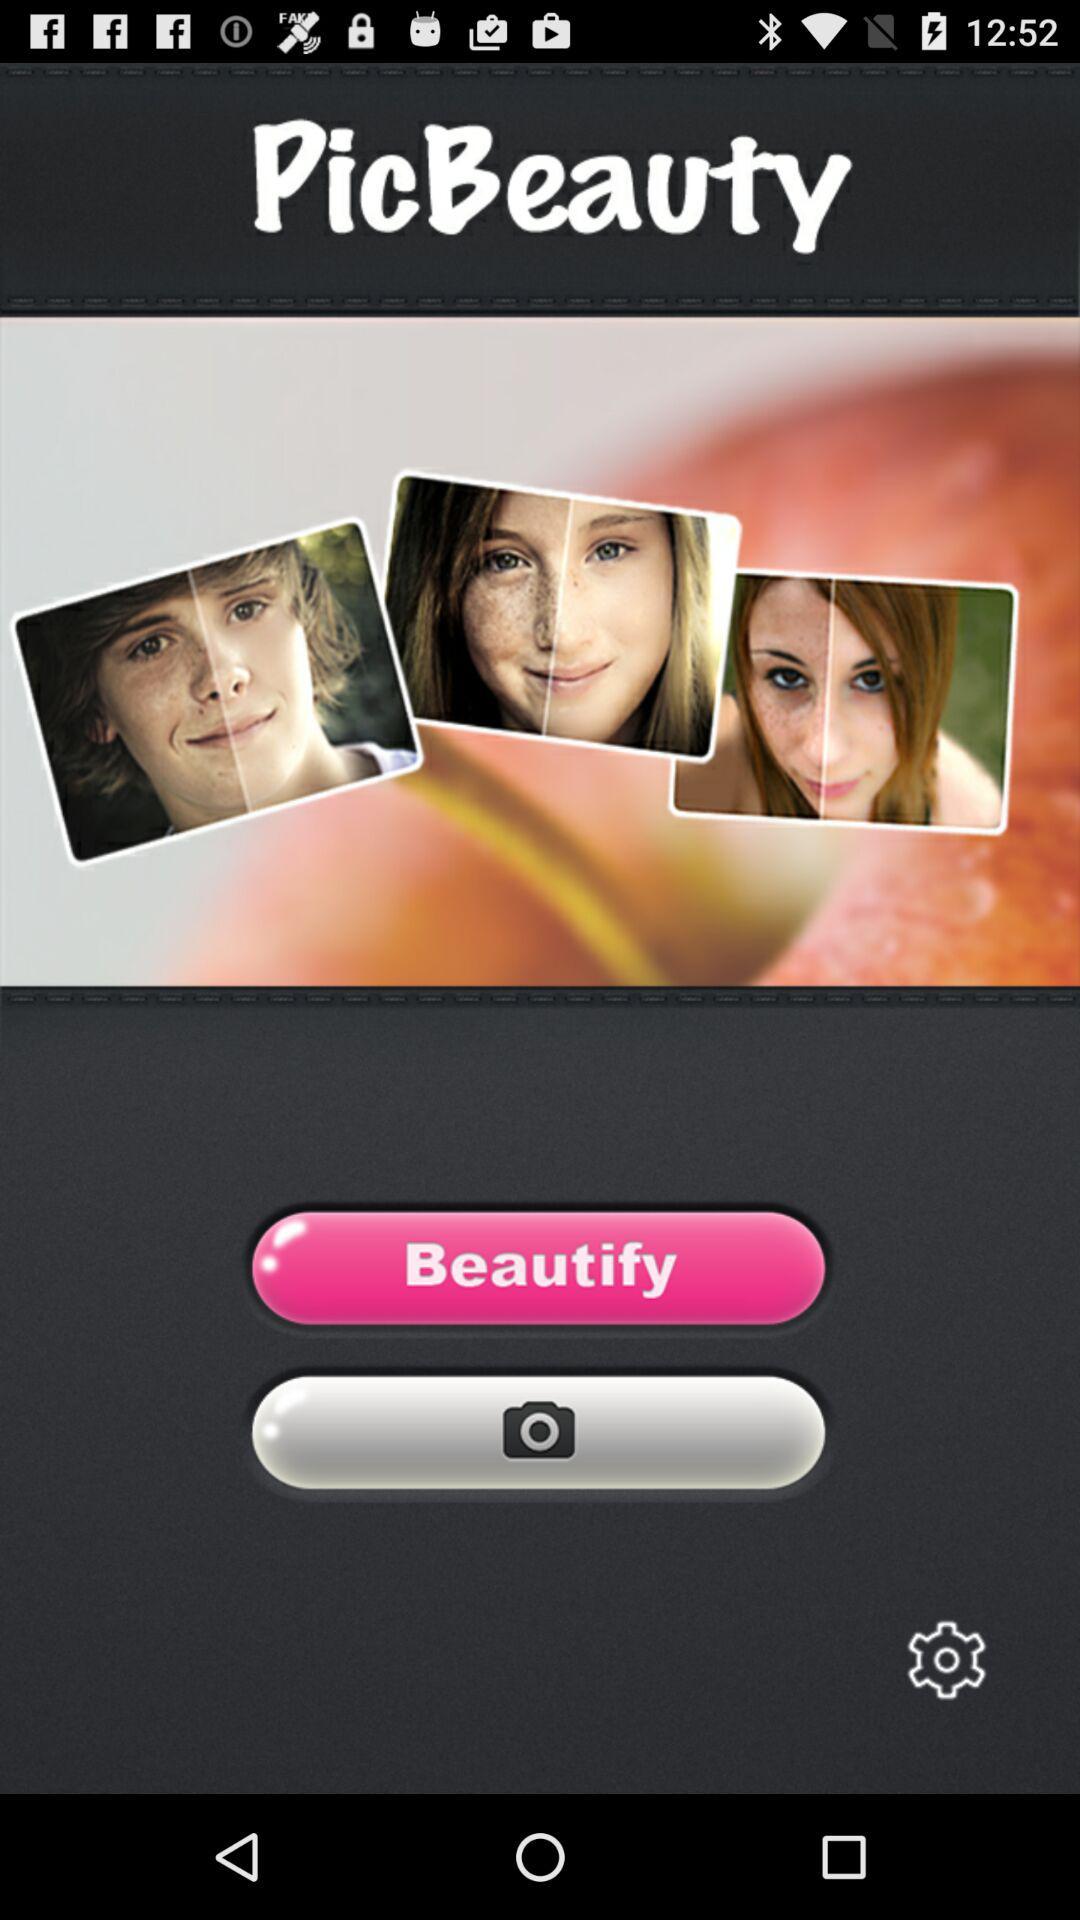 The height and width of the screenshot is (1920, 1080). What do you see at coordinates (538, 1437) in the screenshot?
I see `the button is used to take photo` at bounding box center [538, 1437].